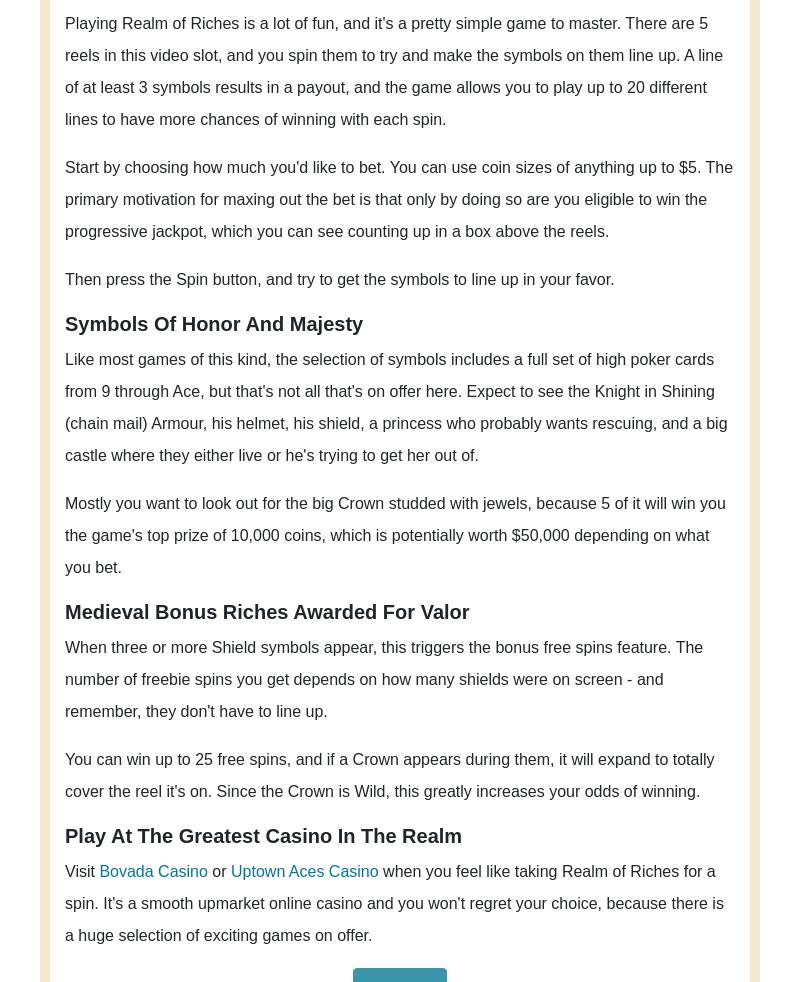  Describe the element at coordinates (574, 807) in the screenshot. I see `'PlayCroco Bonuses'` at that location.